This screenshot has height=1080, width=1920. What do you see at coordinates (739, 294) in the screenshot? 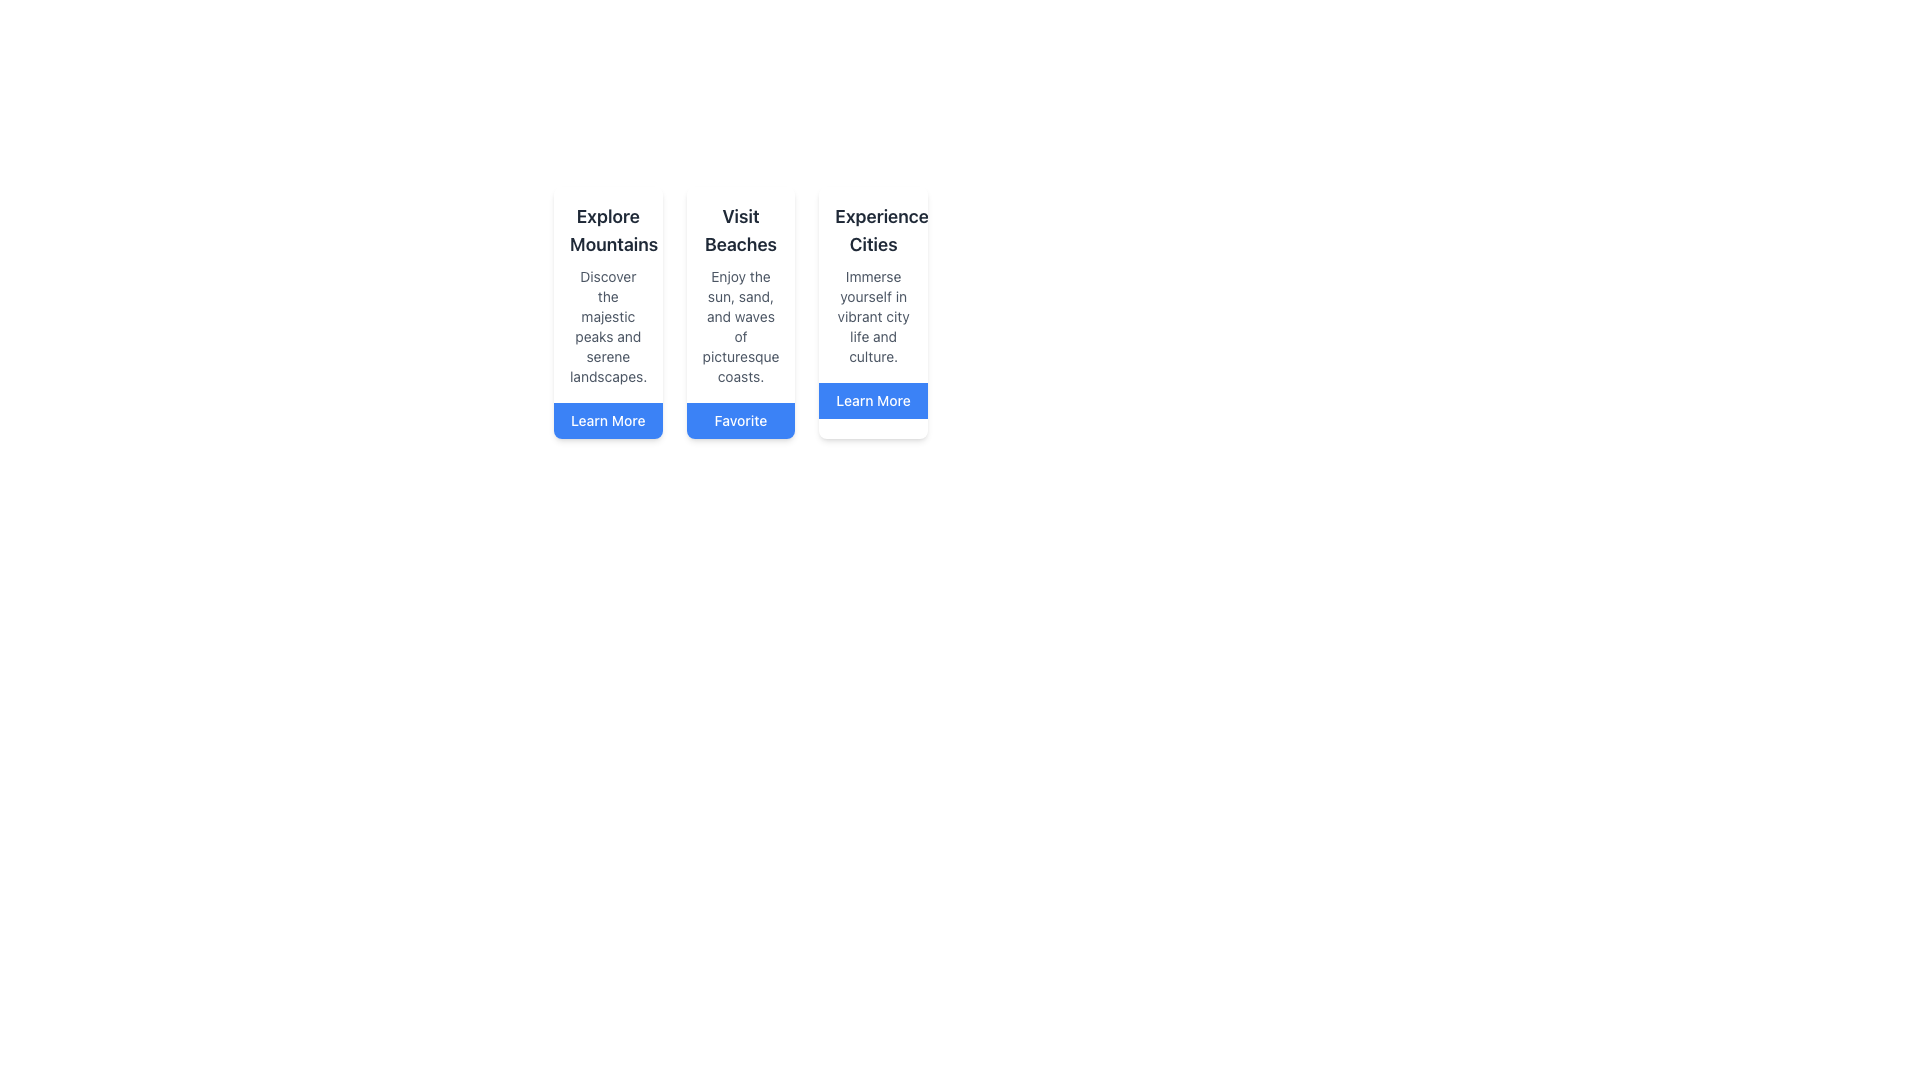
I see `the text block that provides details about the 'Visit Beaches' option, located in the middle card above the 'Favorite' button` at bounding box center [739, 294].